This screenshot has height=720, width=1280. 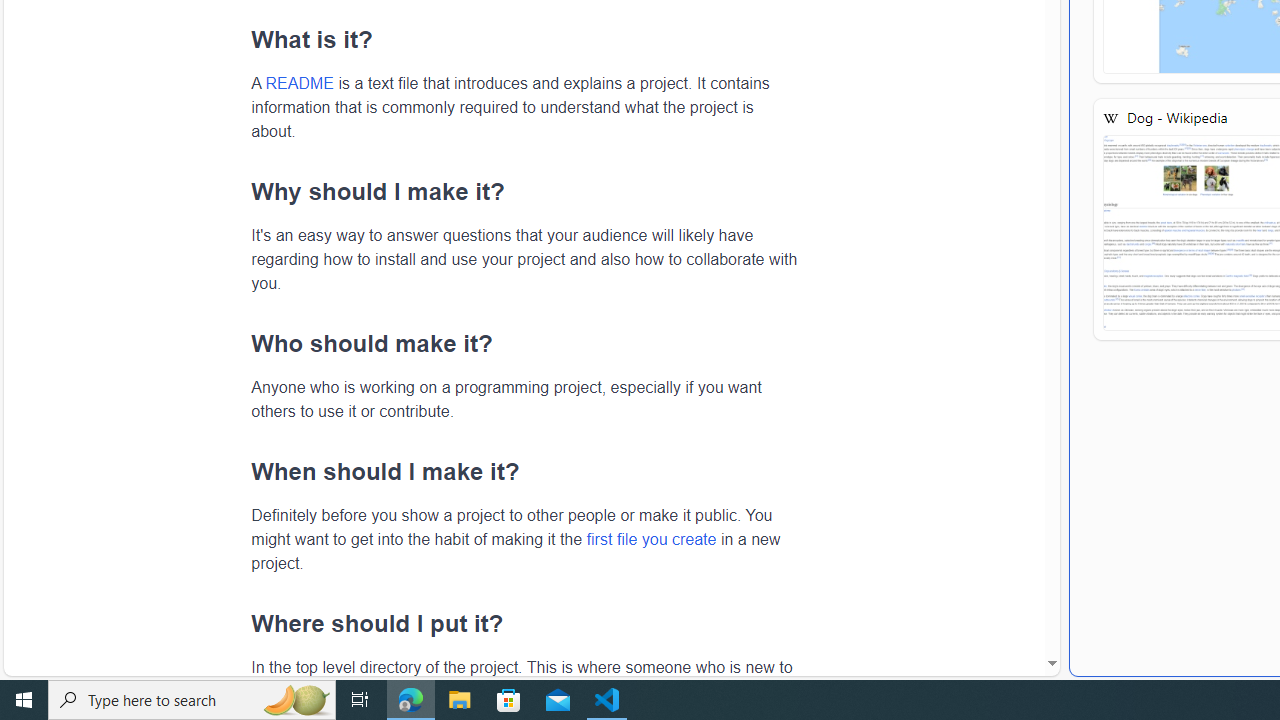 I want to click on 'first file you create', so click(x=651, y=537).